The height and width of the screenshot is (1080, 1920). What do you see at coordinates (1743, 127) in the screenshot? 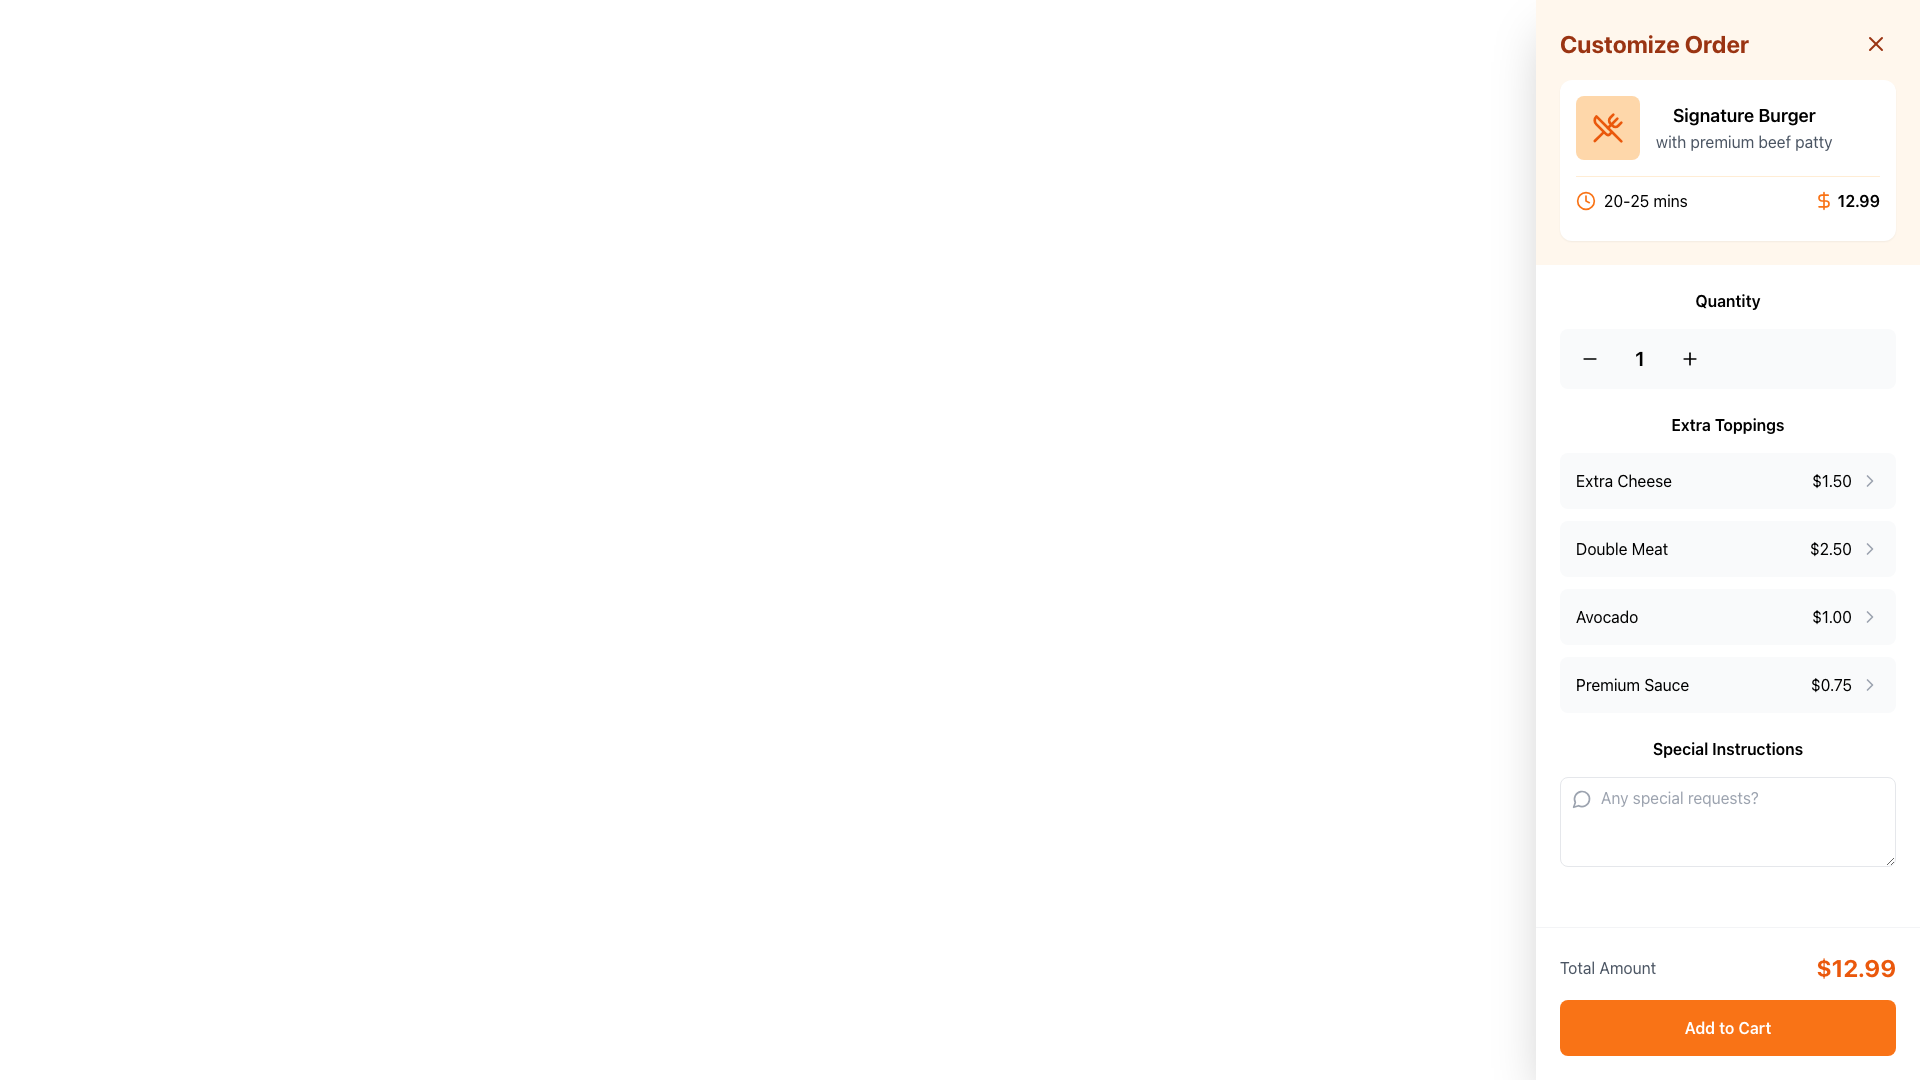
I see `text content of the 'Signature Burger' label, which includes the bold text 'Signature Burger' and the smaller text 'with premium beef patty', located in the 'Customize Order' section to the right of the orange crossed utensils icon` at bounding box center [1743, 127].